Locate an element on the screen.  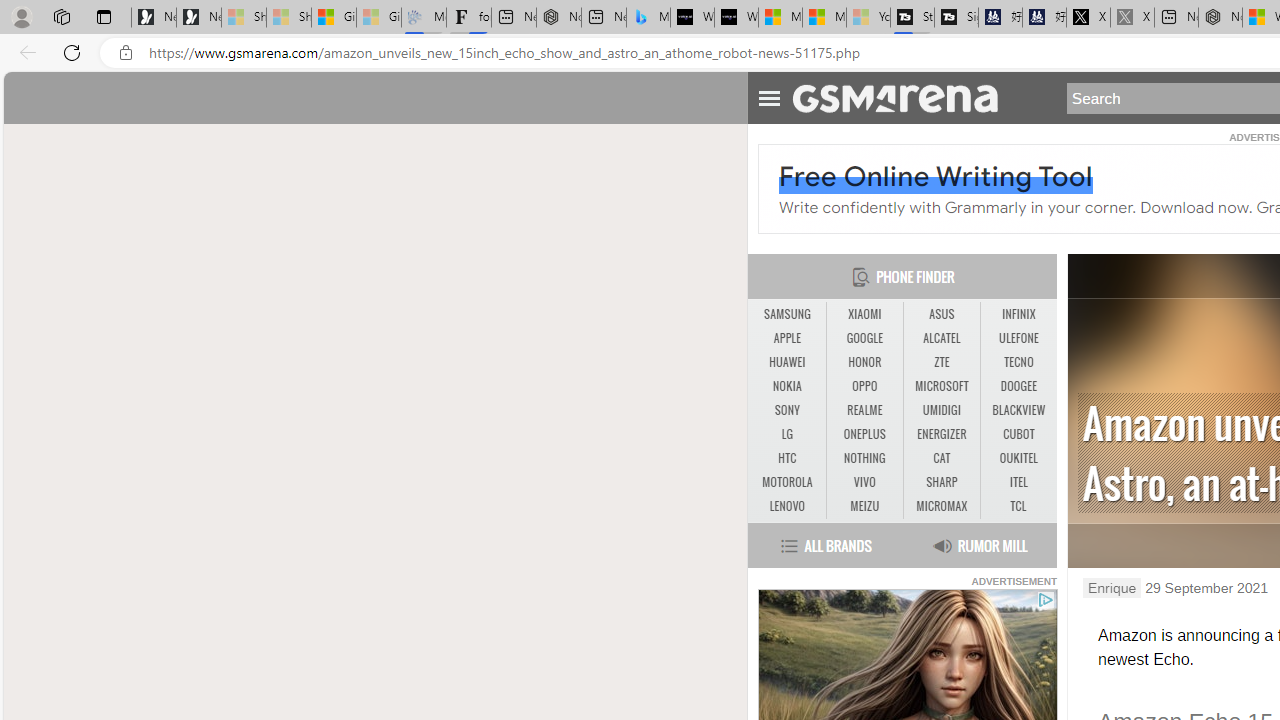
'XIAOMI' is located at coordinates (864, 315).